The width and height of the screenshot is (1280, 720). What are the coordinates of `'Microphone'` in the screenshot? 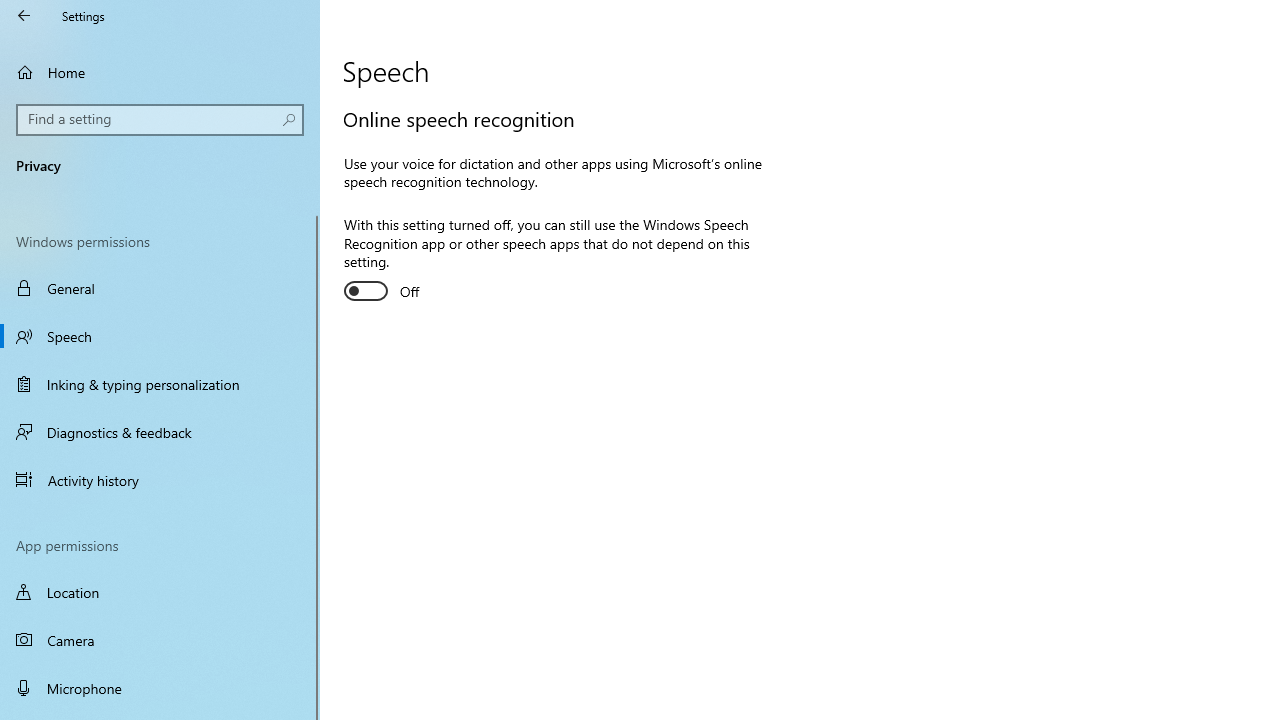 It's located at (160, 686).